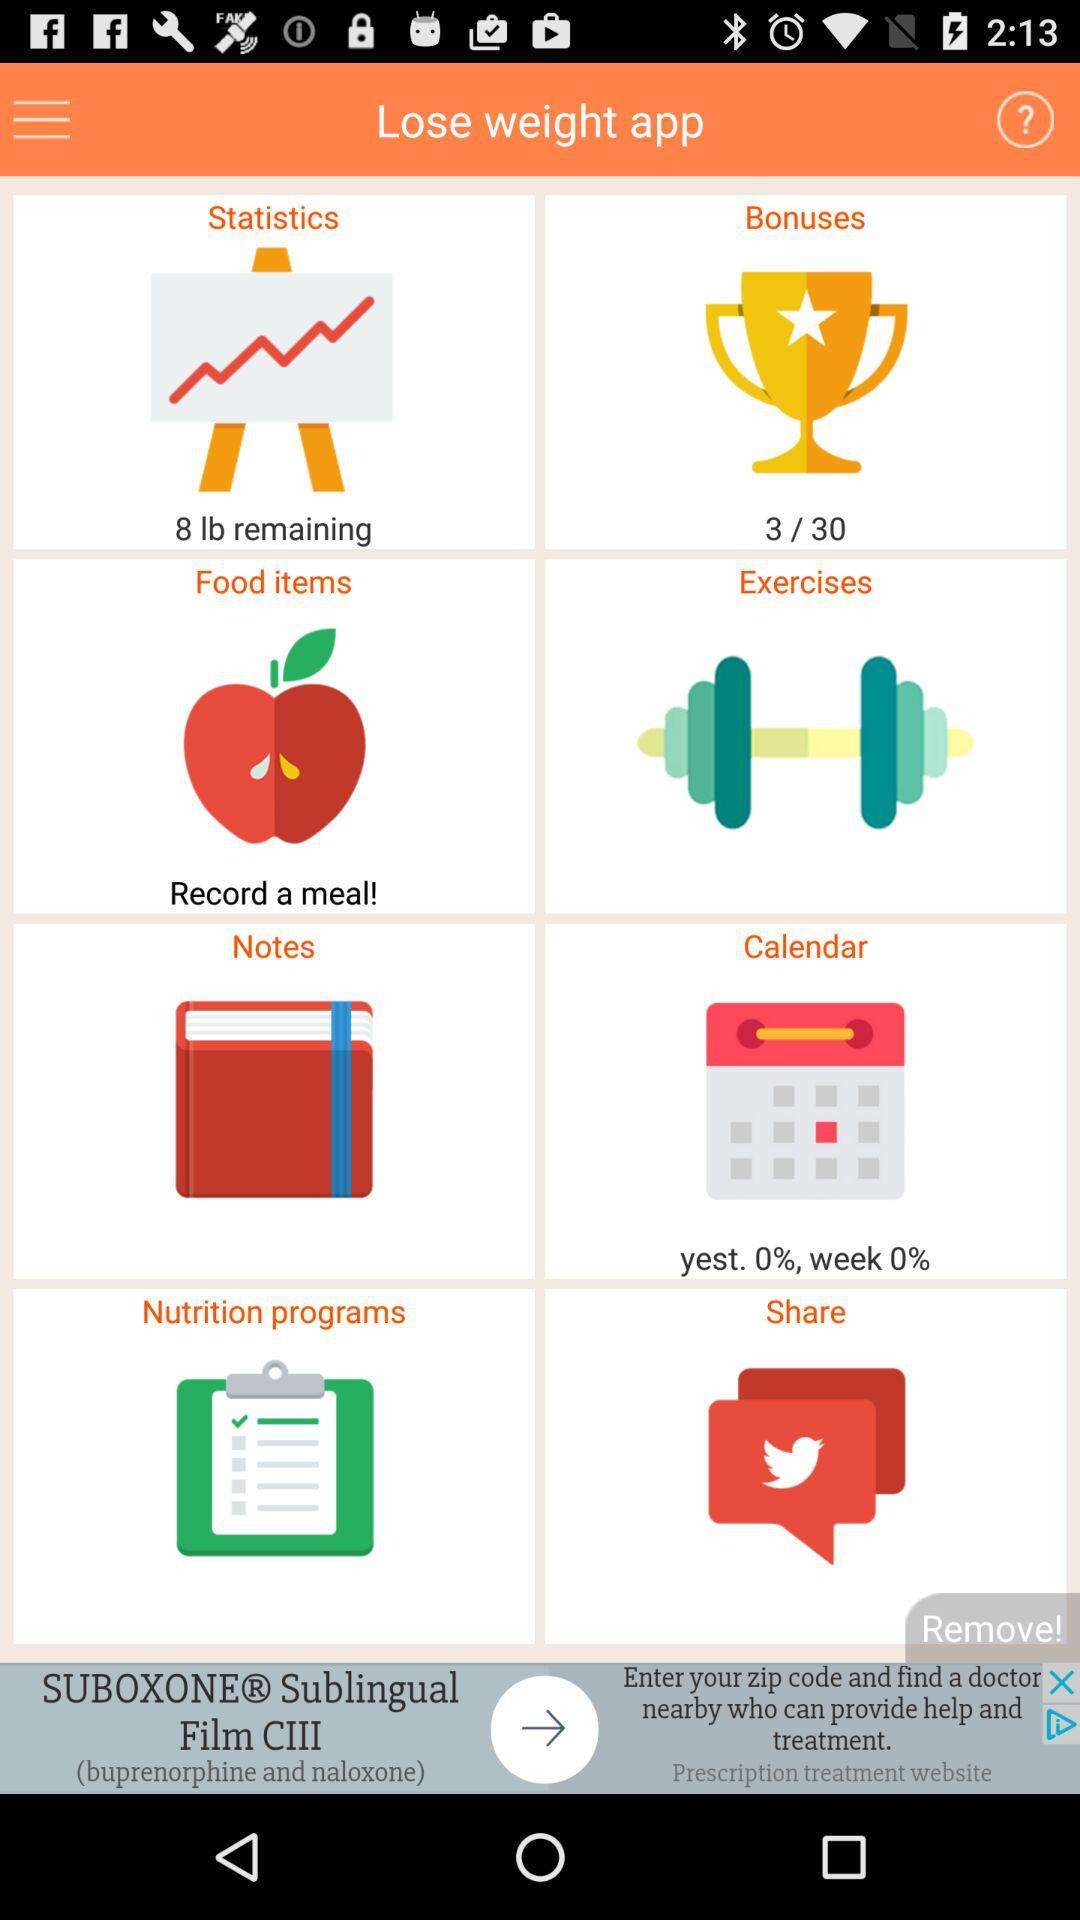  I want to click on the menu icon, so click(41, 127).